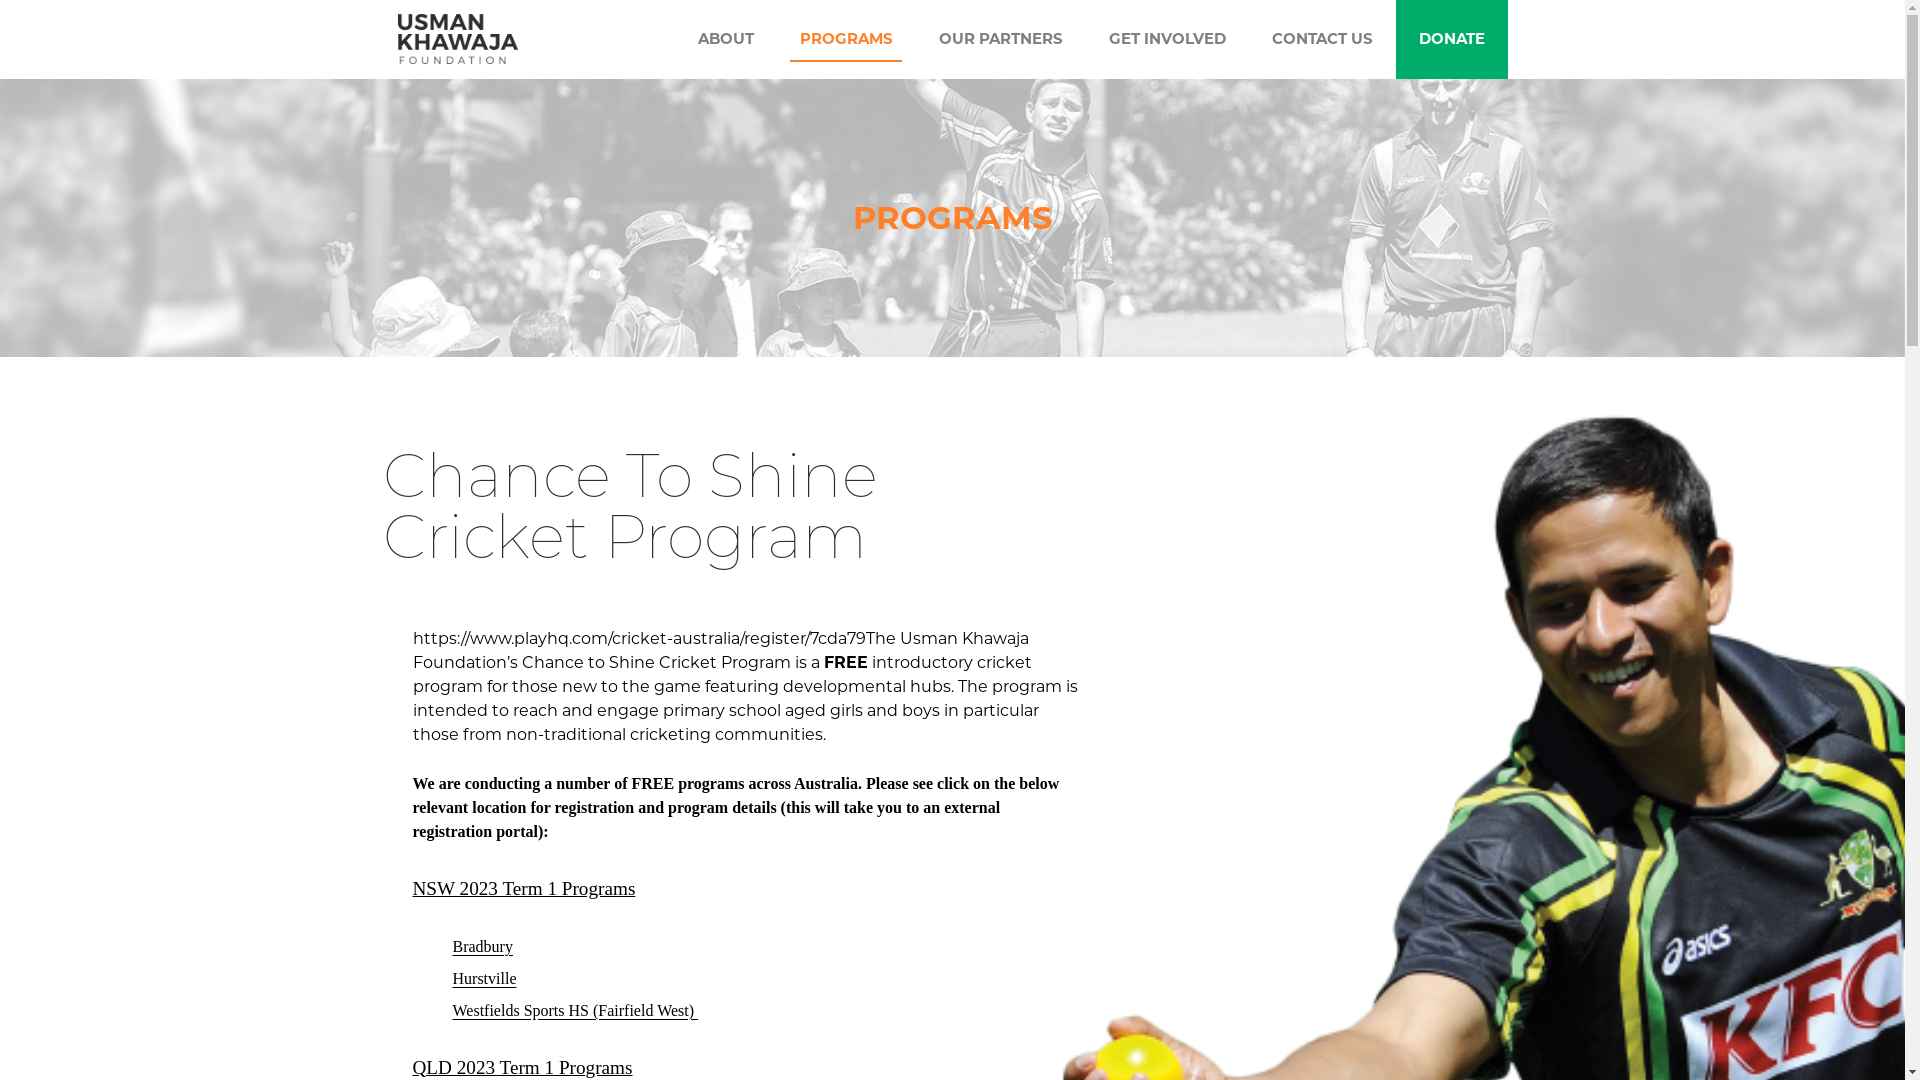 This screenshot has height=1080, width=1920. Describe the element at coordinates (1166, 39) in the screenshot. I see `'GET INVOLVED'` at that location.